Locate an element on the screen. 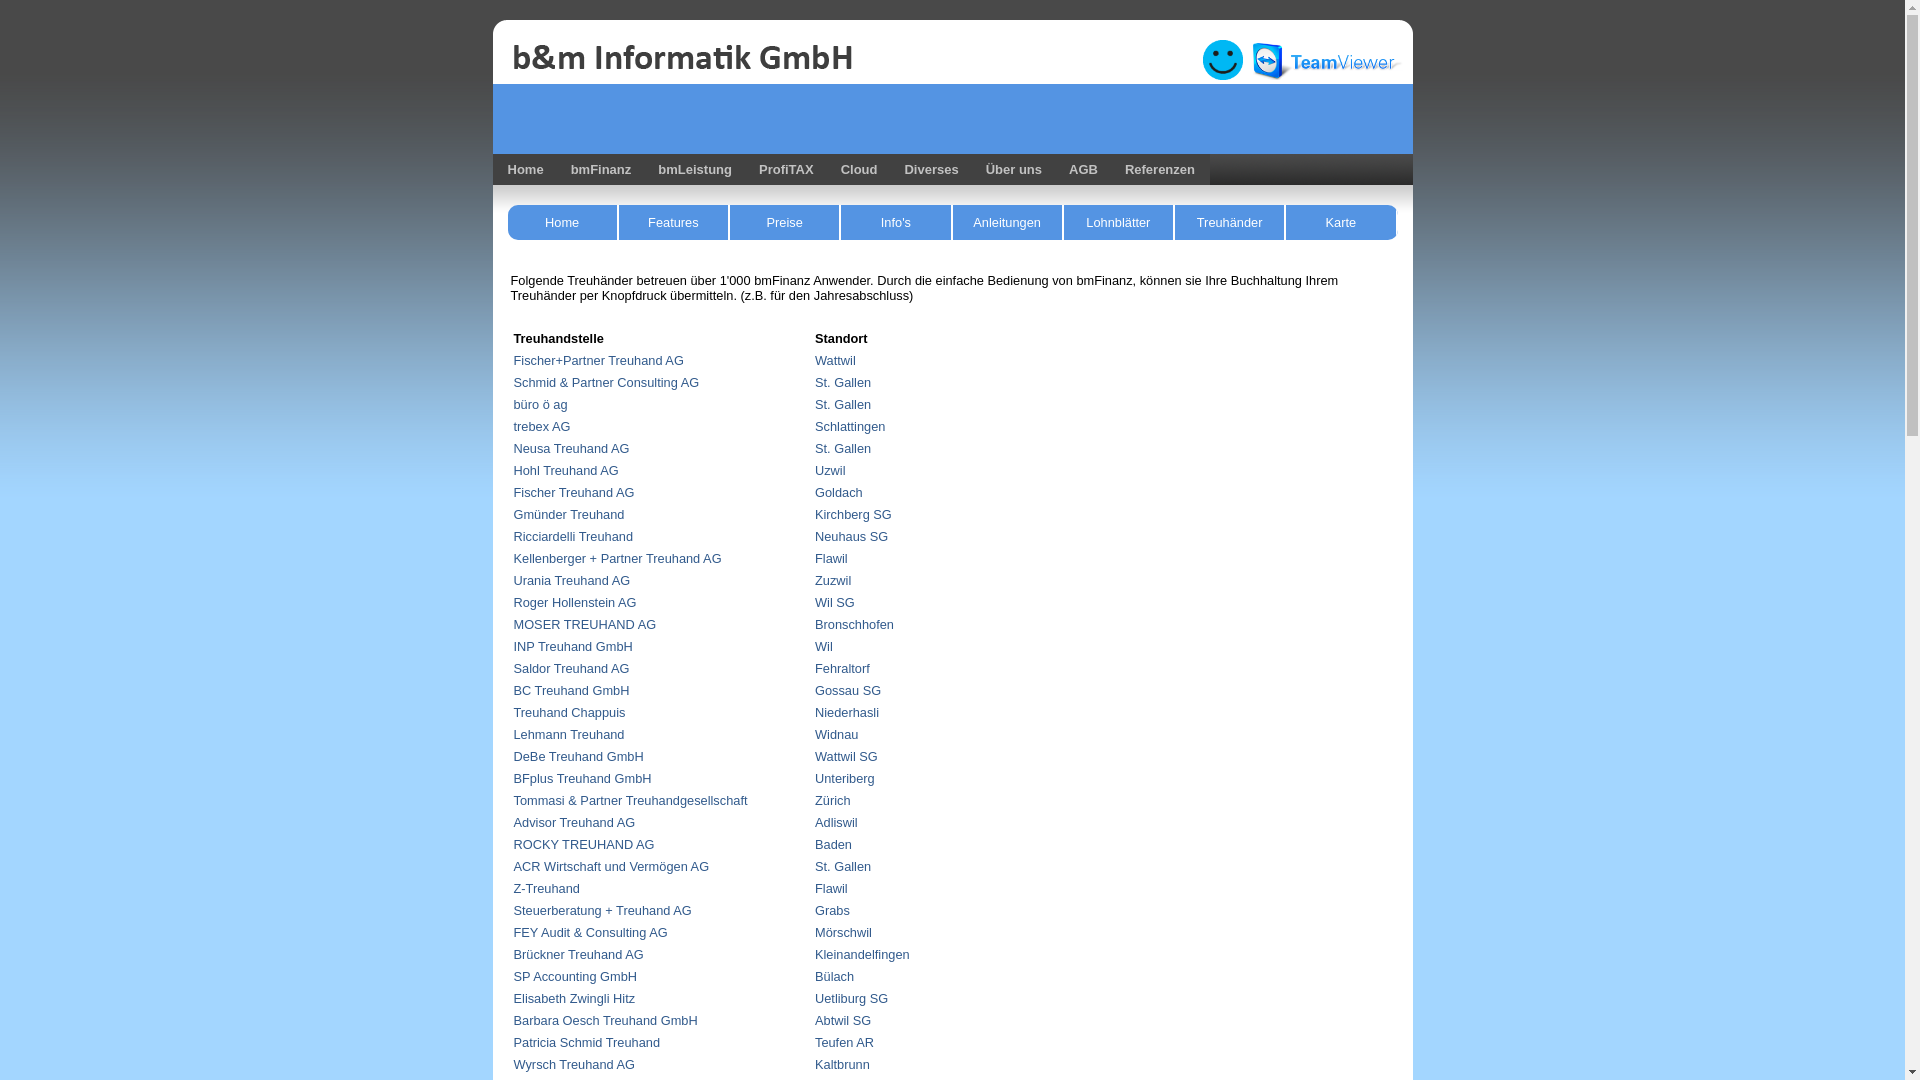 This screenshot has height=1080, width=1920. 'ProfiTAX' is located at coordinates (785, 168).